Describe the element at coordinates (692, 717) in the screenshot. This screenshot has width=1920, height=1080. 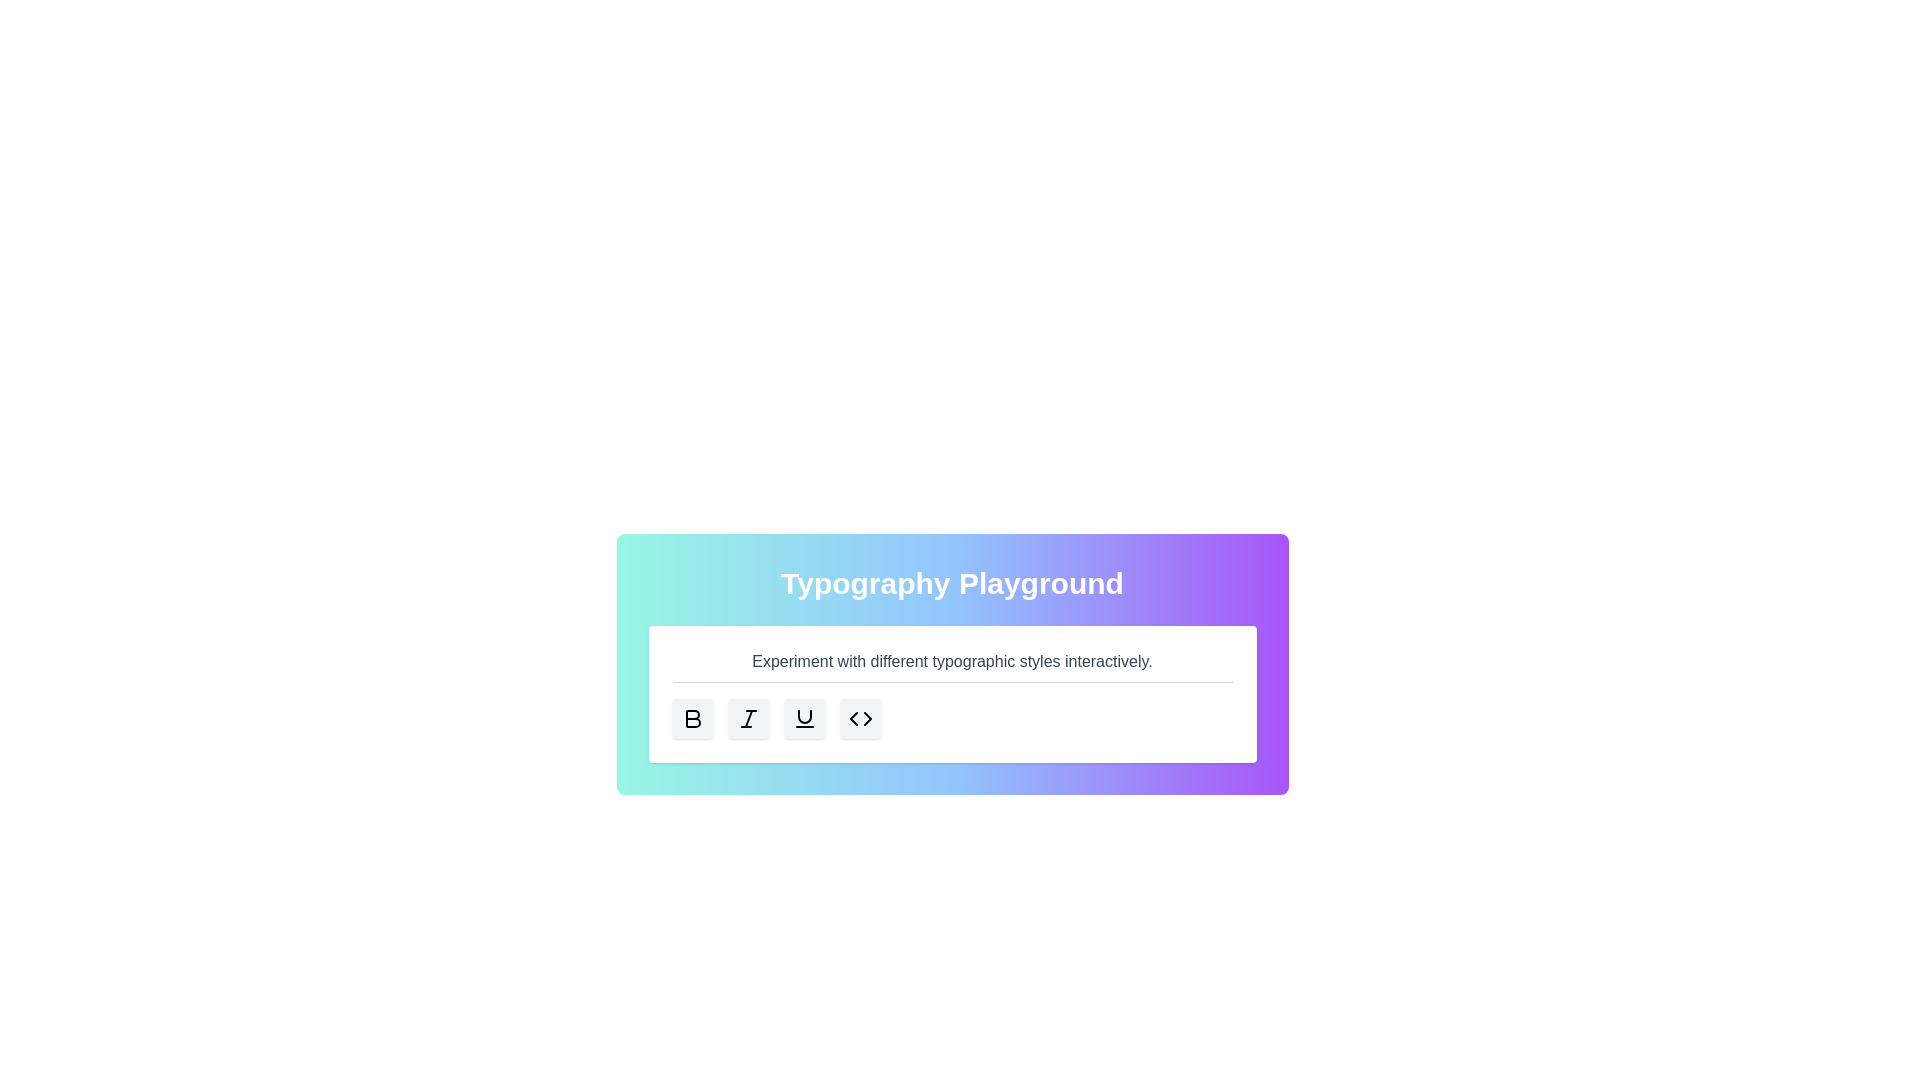
I see `the bold styling tool icon, which resembles the letter 'B' in bold style, located in the leftmost position of the toolbar beneath the 'Experiment with different typographic styles interactively' label to trigger hover effects` at that location.